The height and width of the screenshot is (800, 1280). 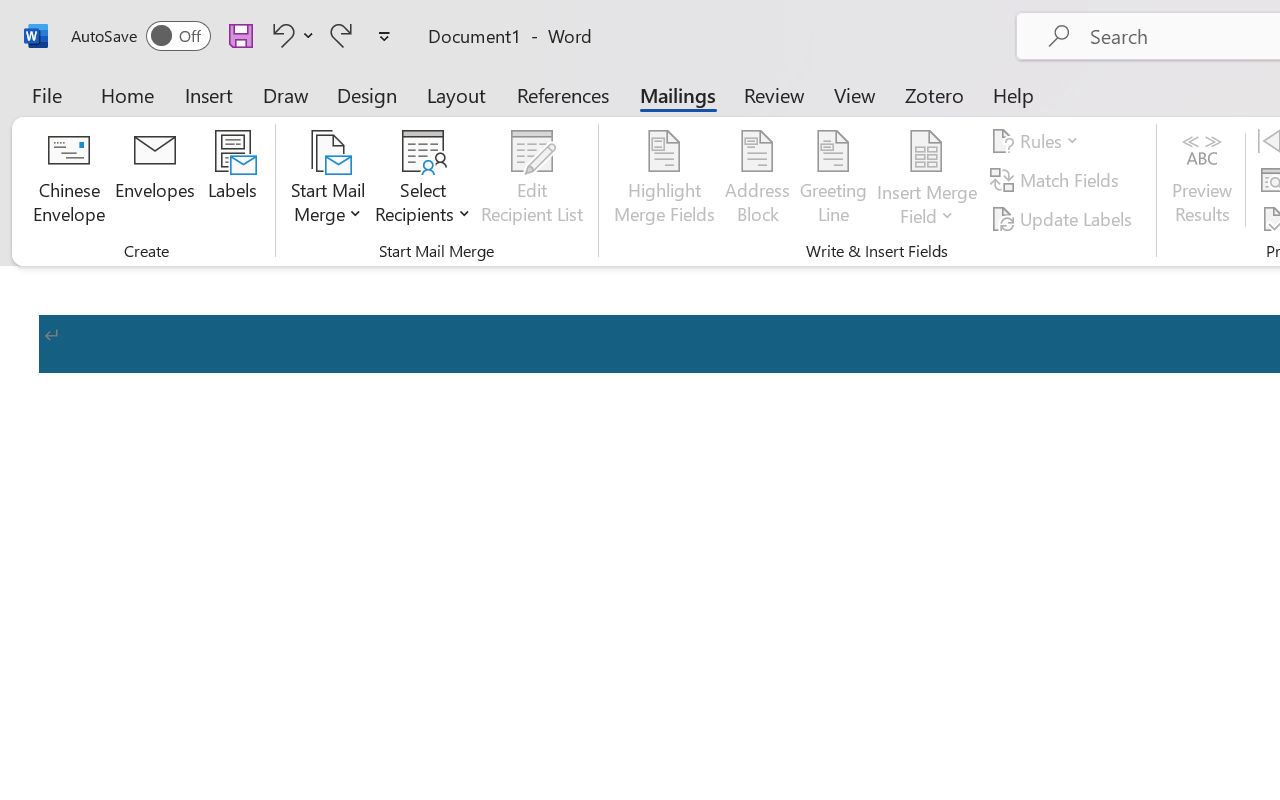 What do you see at coordinates (833, 179) in the screenshot?
I see `'Greeting Line...'` at bounding box center [833, 179].